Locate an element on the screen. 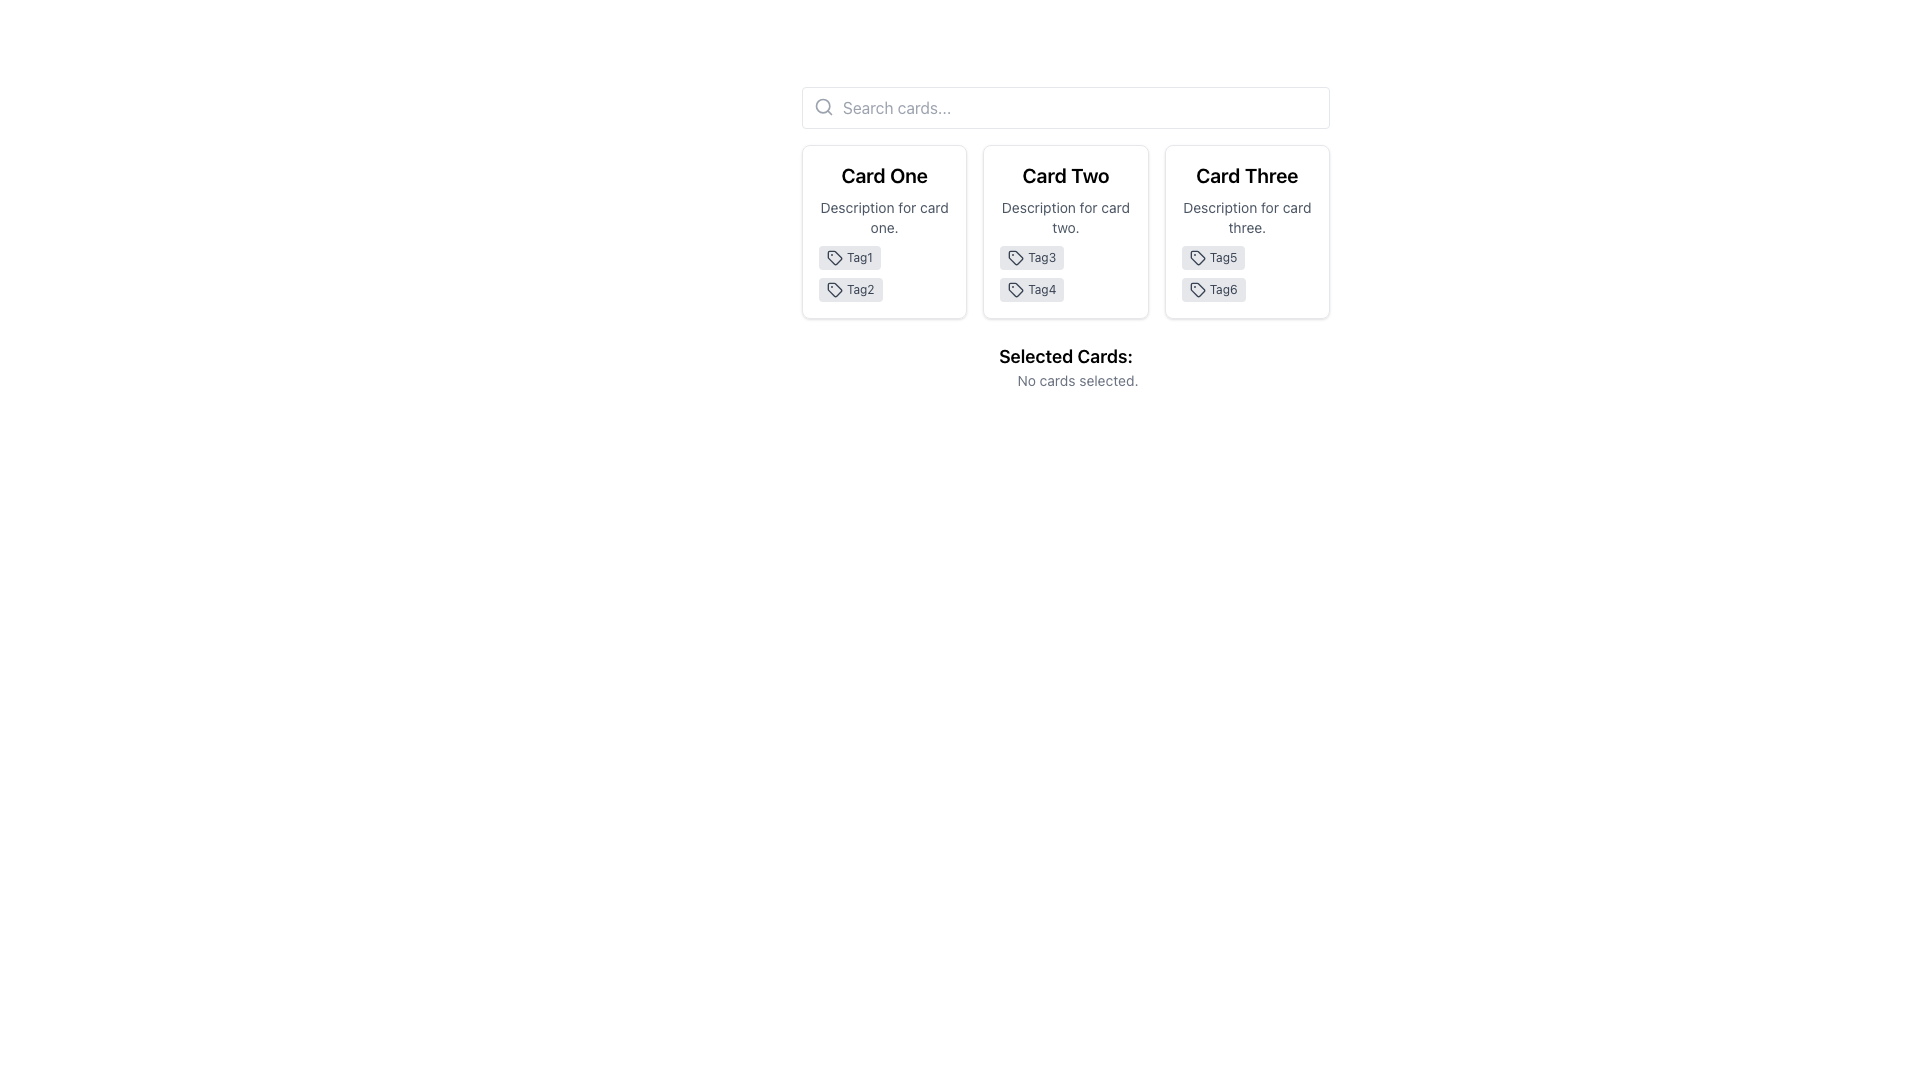  tags 'Tag5' and 'Tag6' located within 'Card Three', below the 'Description for card three.' is located at coordinates (1246, 273).